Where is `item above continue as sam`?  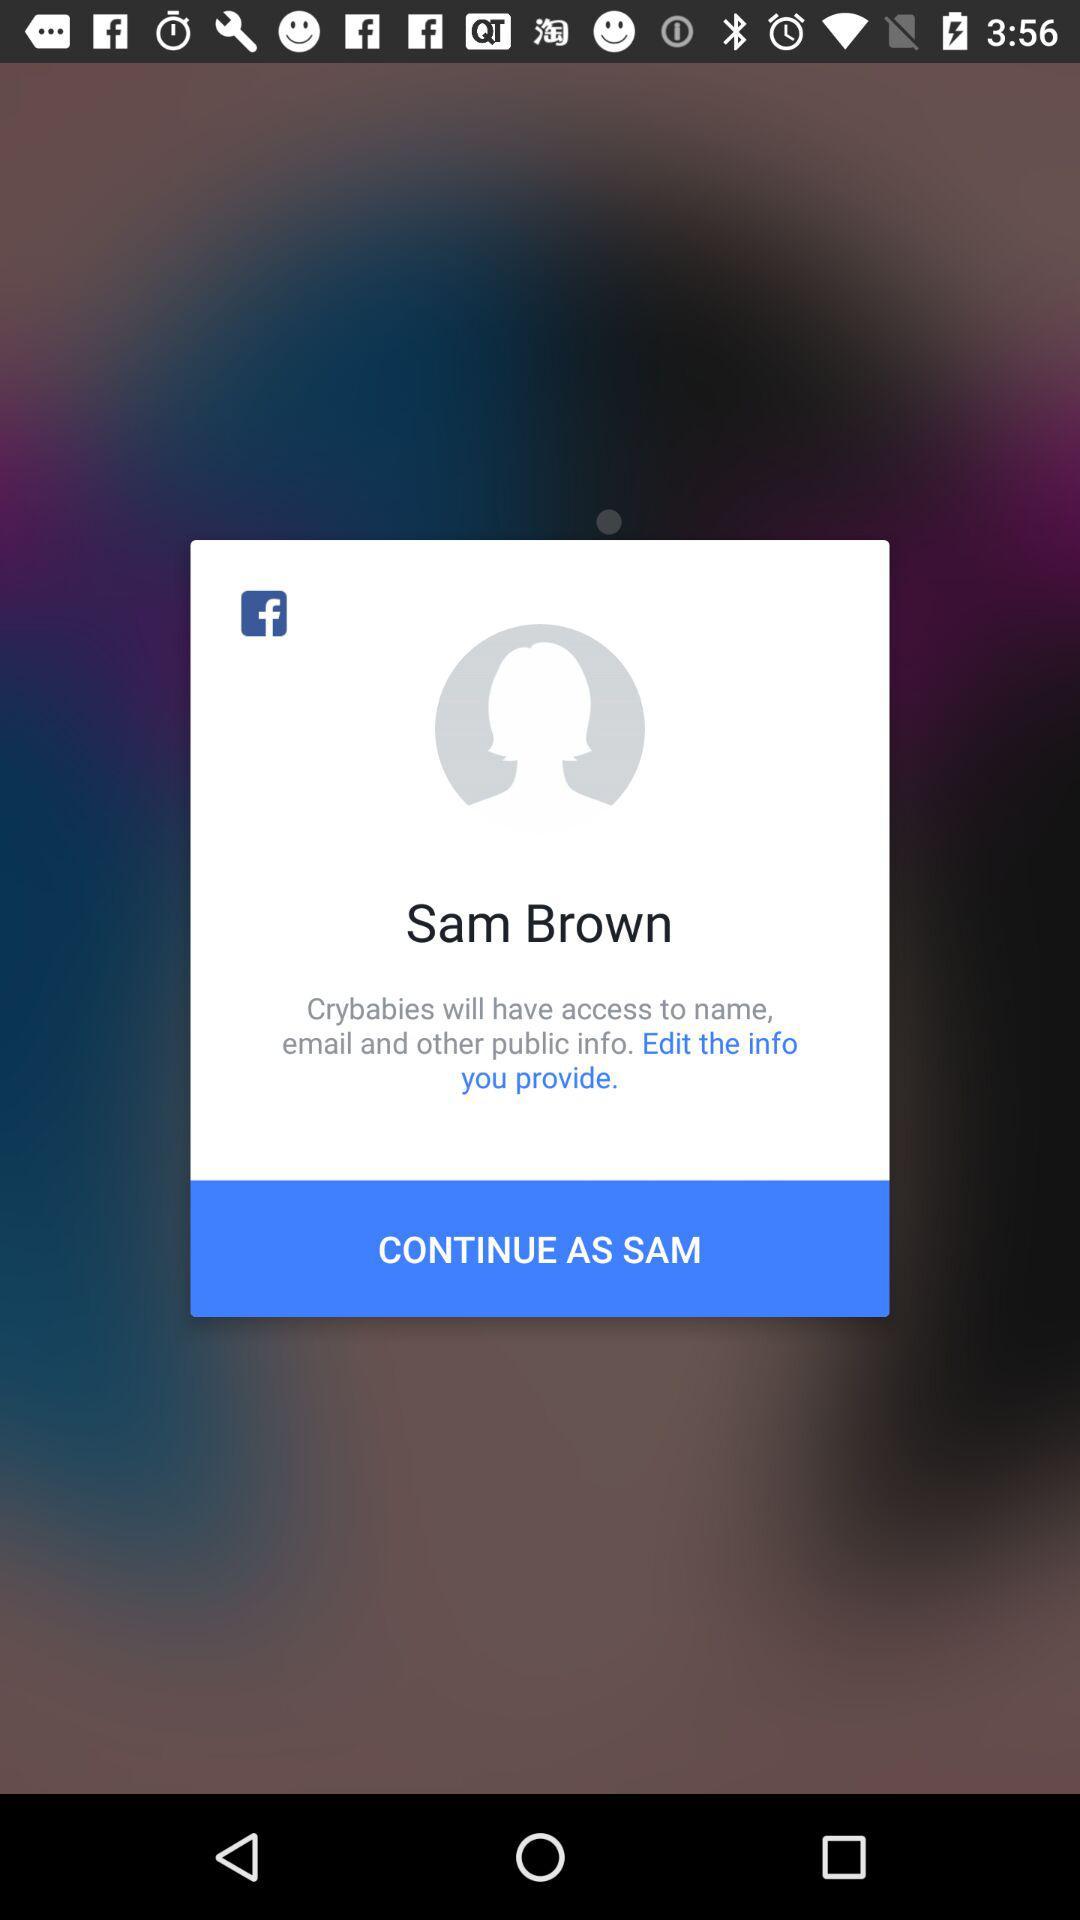 item above continue as sam is located at coordinates (540, 1041).